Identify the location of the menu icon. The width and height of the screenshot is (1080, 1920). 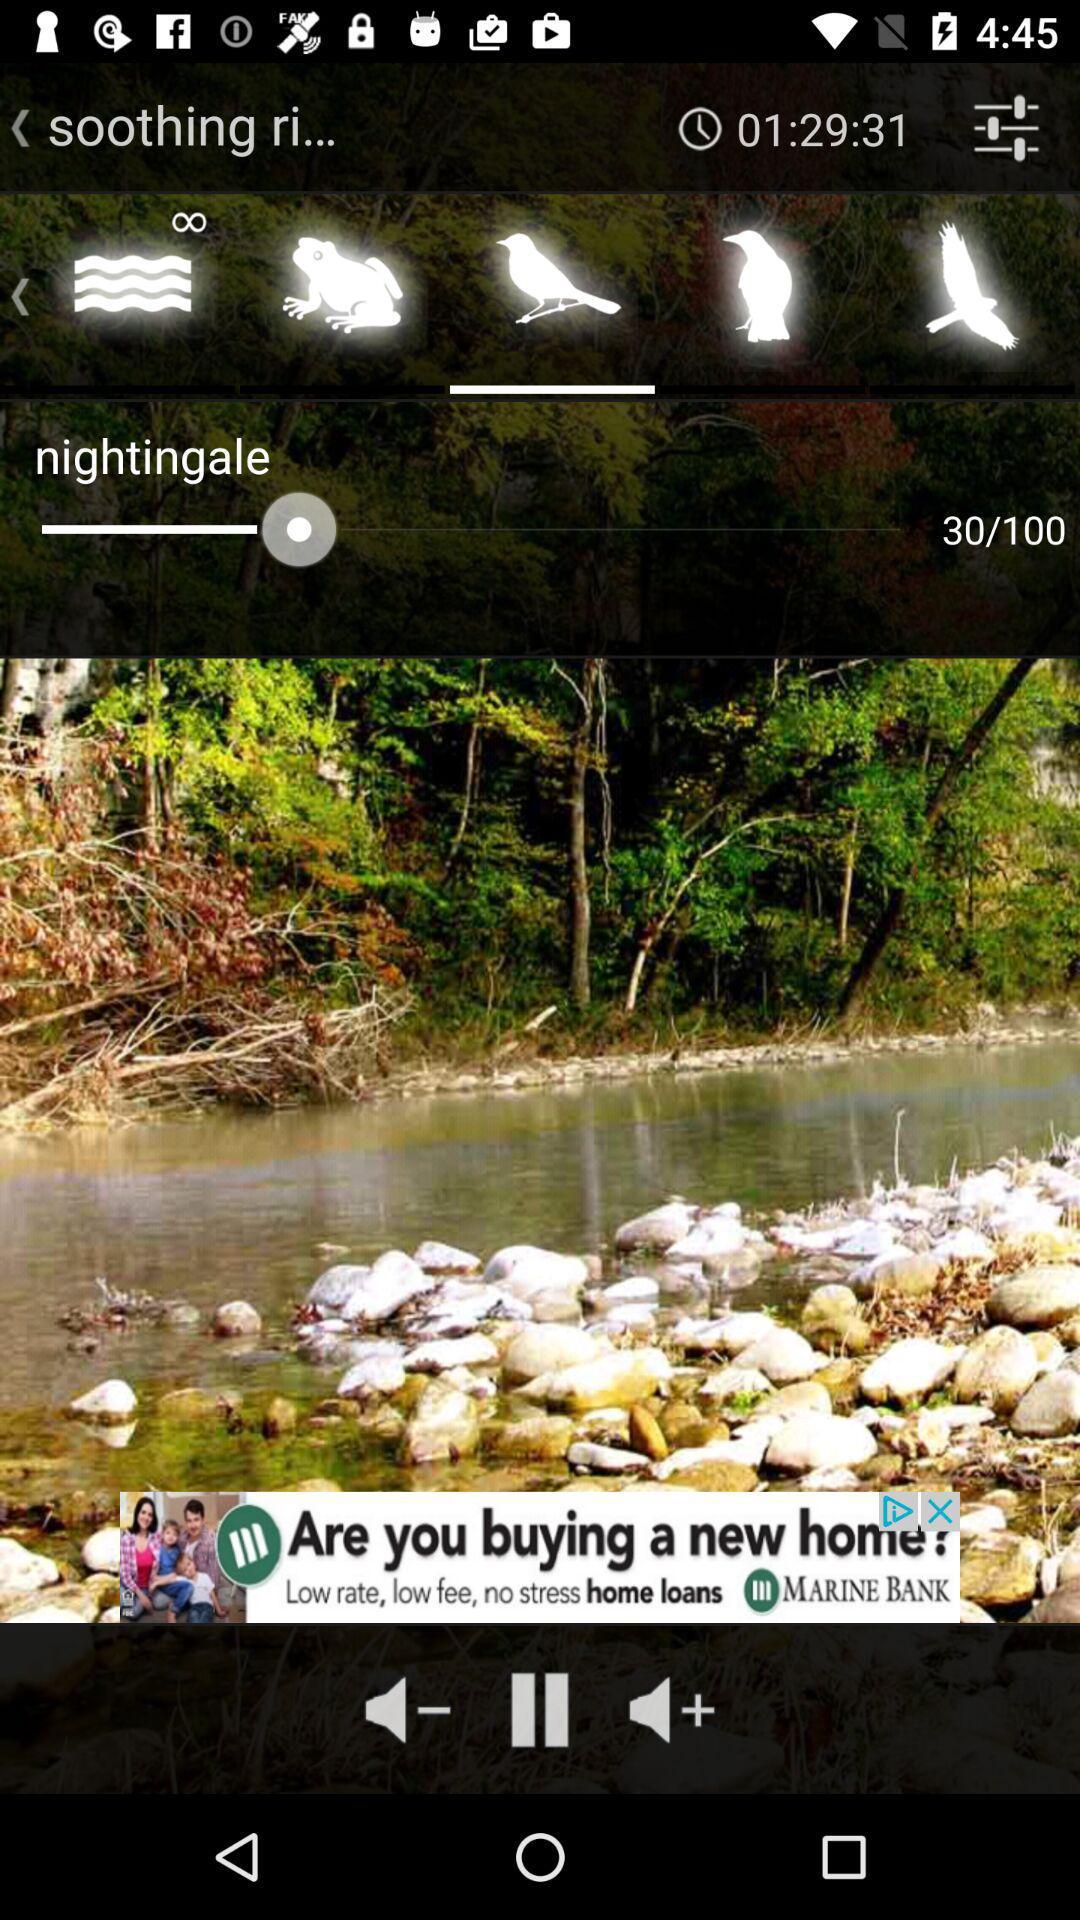
(12, 291).